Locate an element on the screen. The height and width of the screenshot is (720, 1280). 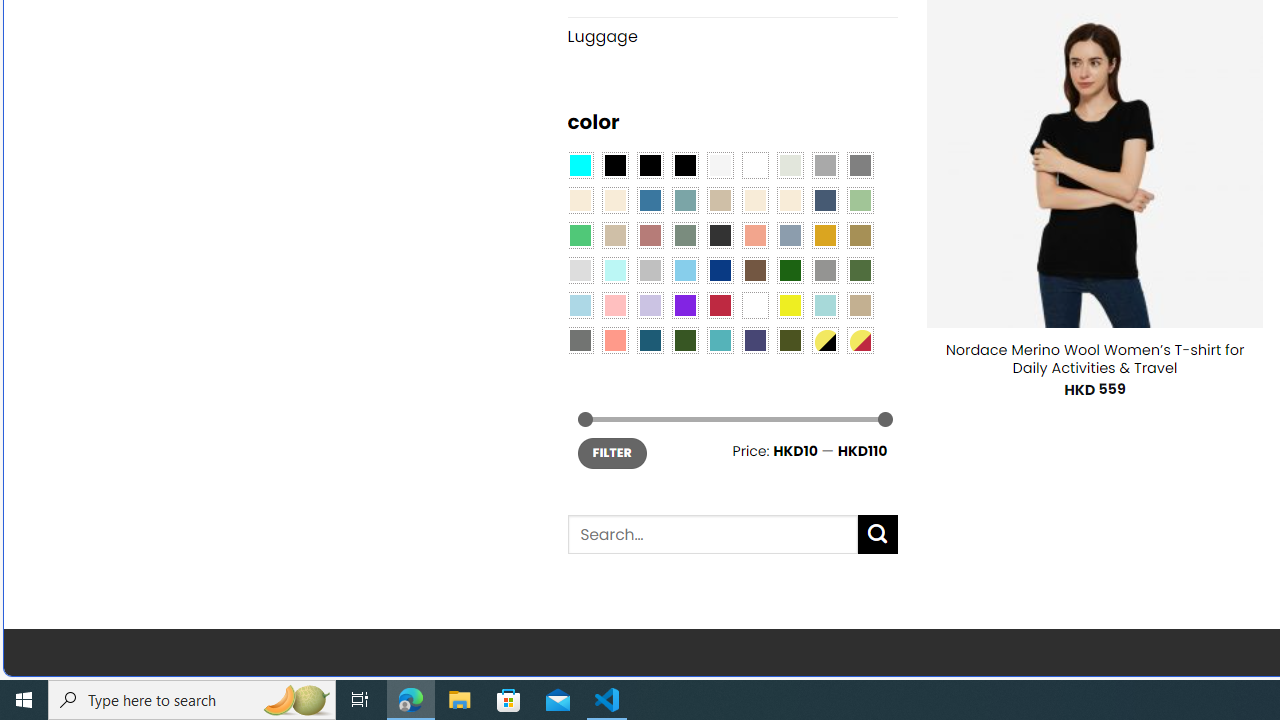
'Silver' is located at coordinates (650, 270).